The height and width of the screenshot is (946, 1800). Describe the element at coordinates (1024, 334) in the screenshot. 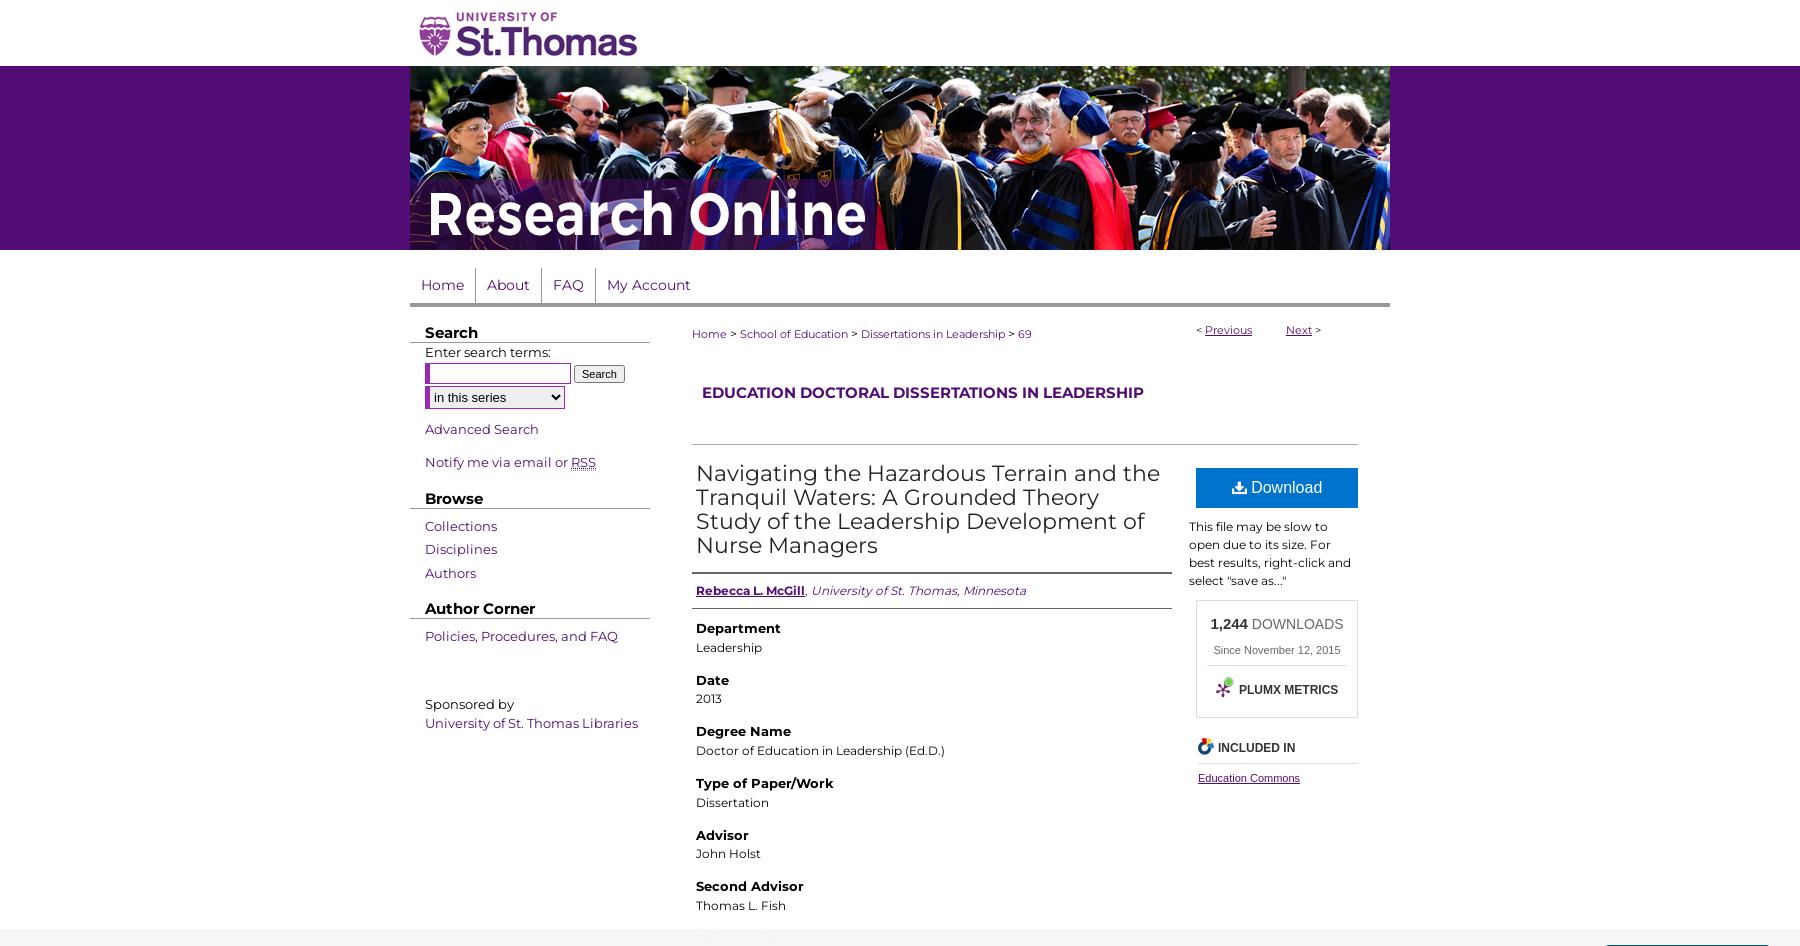

I see `'69'` at that location.